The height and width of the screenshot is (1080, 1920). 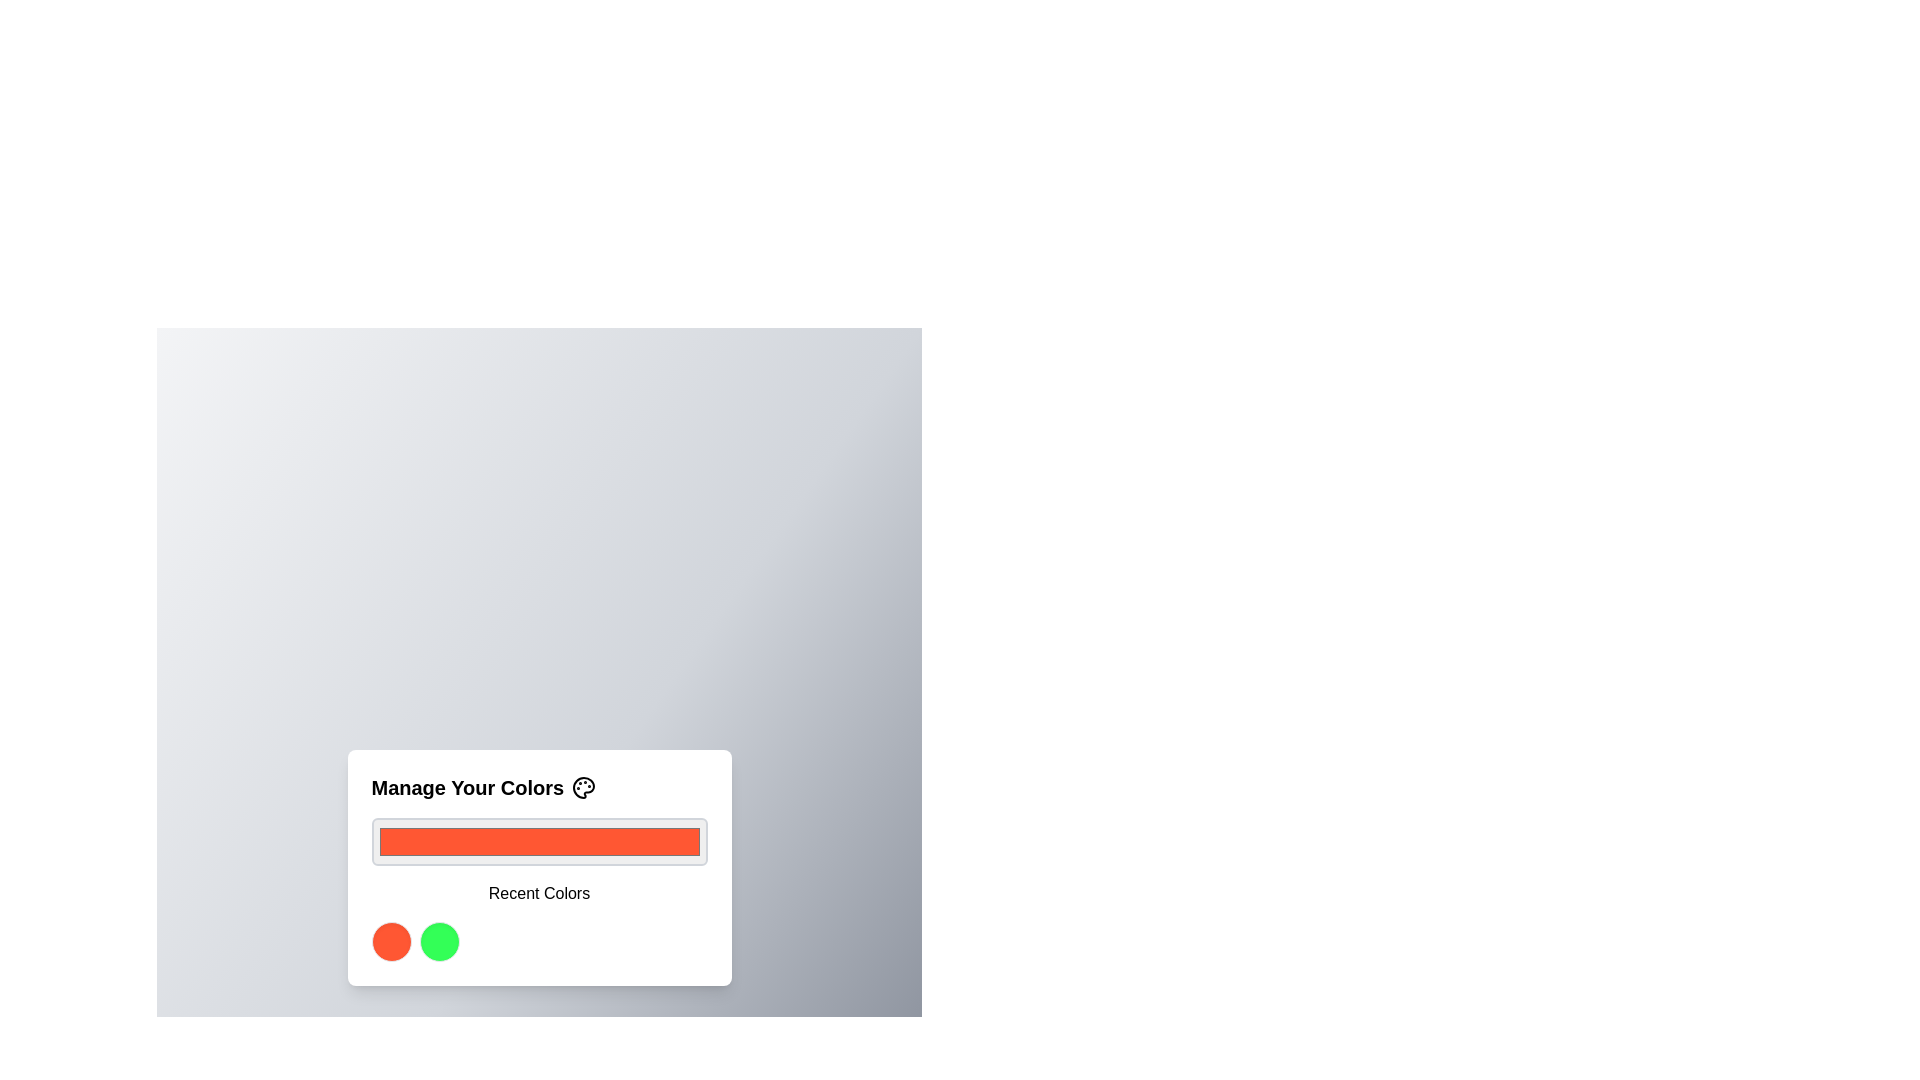 I want to click on the first selectable color button, which is a circular area with a solid red fill, located at the bottom section of the card layout titled 'Manage Your Colors', so click(x=391, y=941).